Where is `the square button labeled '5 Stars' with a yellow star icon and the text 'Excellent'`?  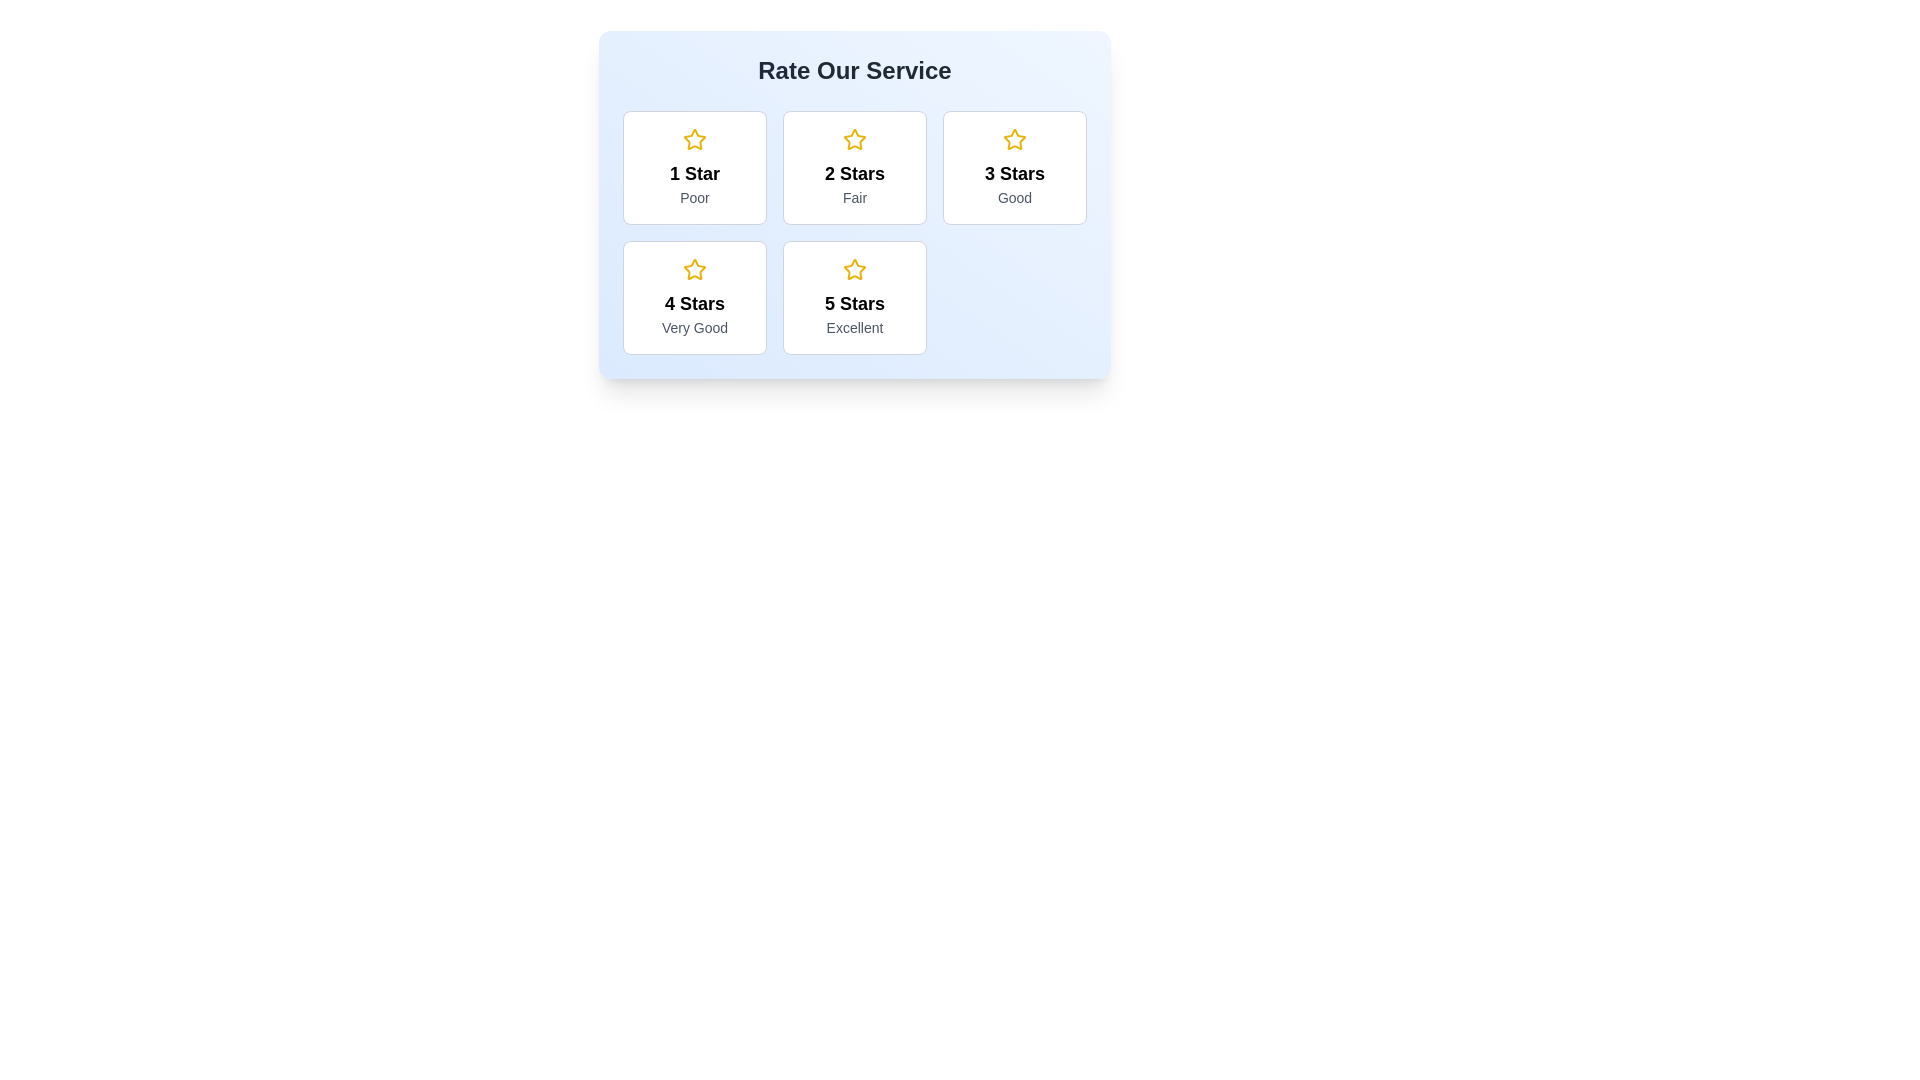 the square button labeled '5 Stars' with a yellow star icon and the text 'Excellent' is located at coordinates (854, 297).